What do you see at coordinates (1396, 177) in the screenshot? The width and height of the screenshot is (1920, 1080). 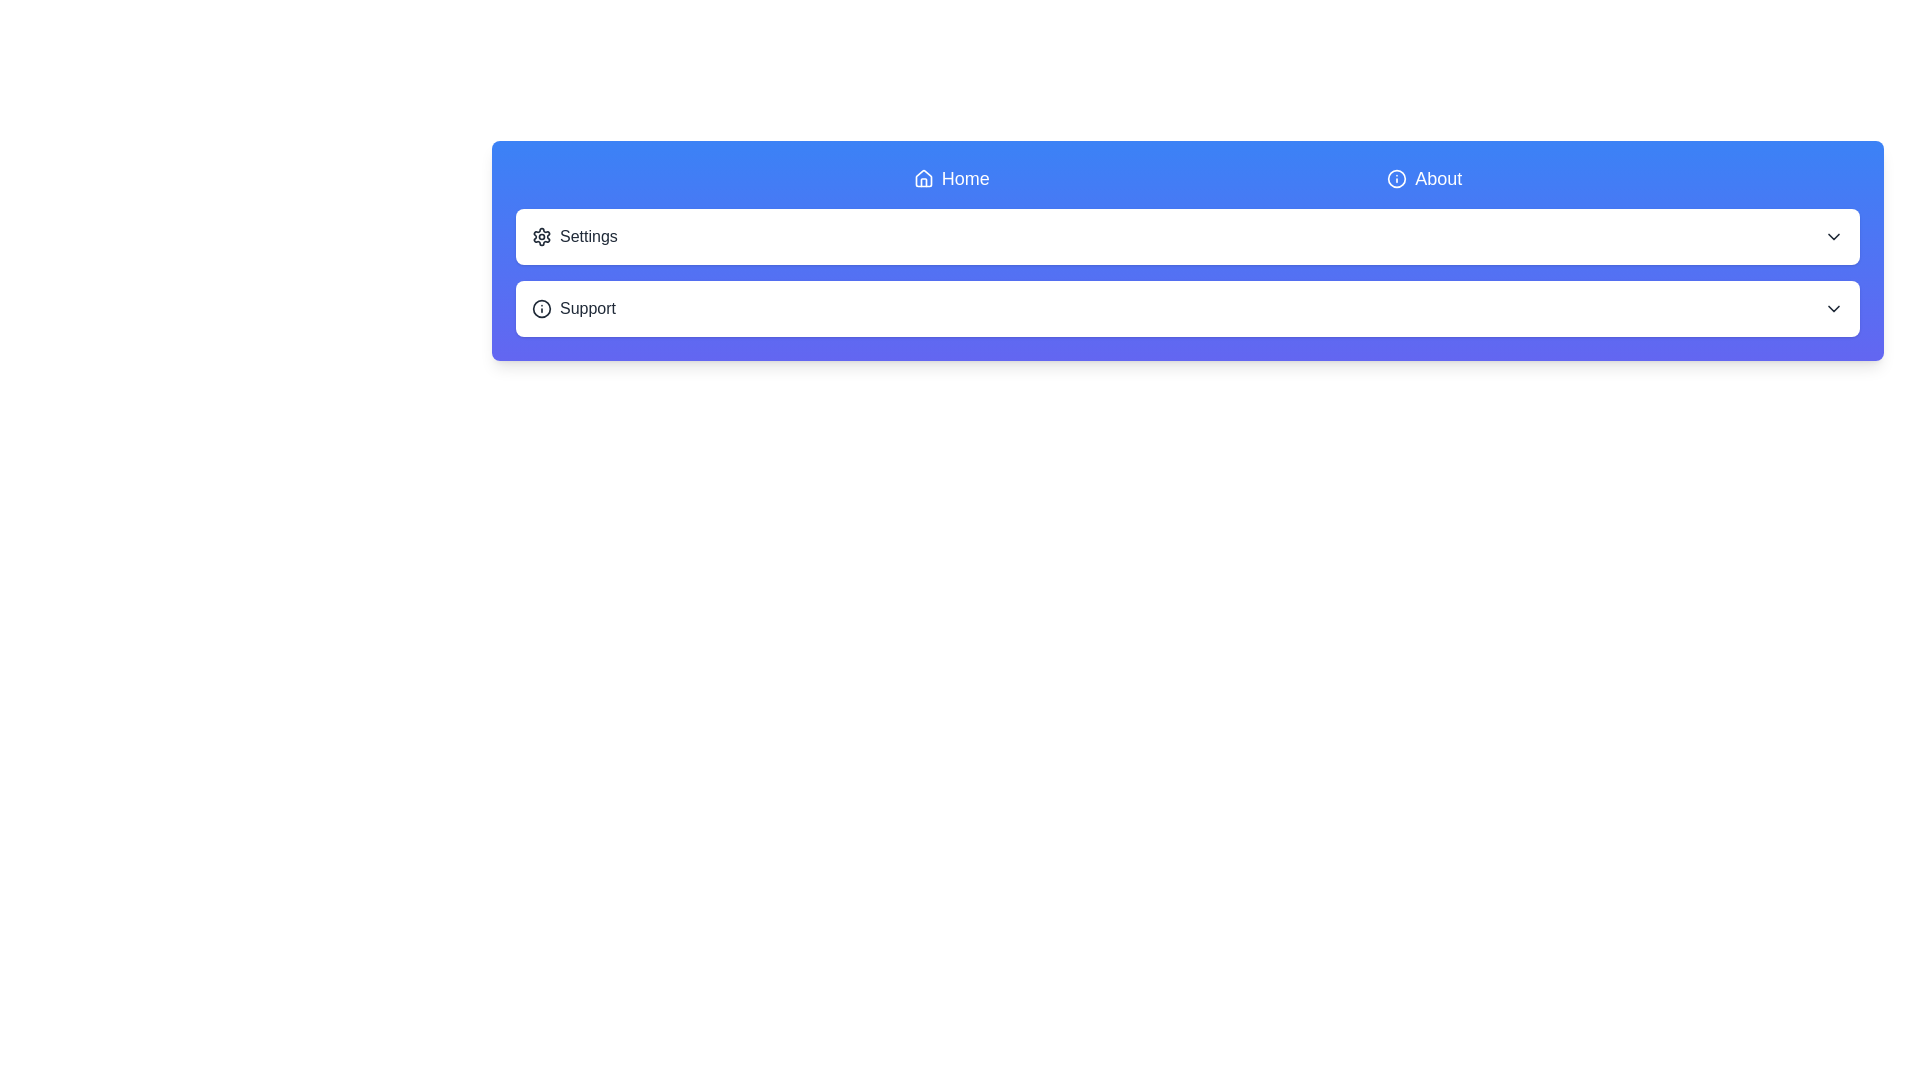 I see `the circular informational icon with an 'i' symbol located to the left of the 'About' label in the top navigation row` at bounding box center [1396, 177].